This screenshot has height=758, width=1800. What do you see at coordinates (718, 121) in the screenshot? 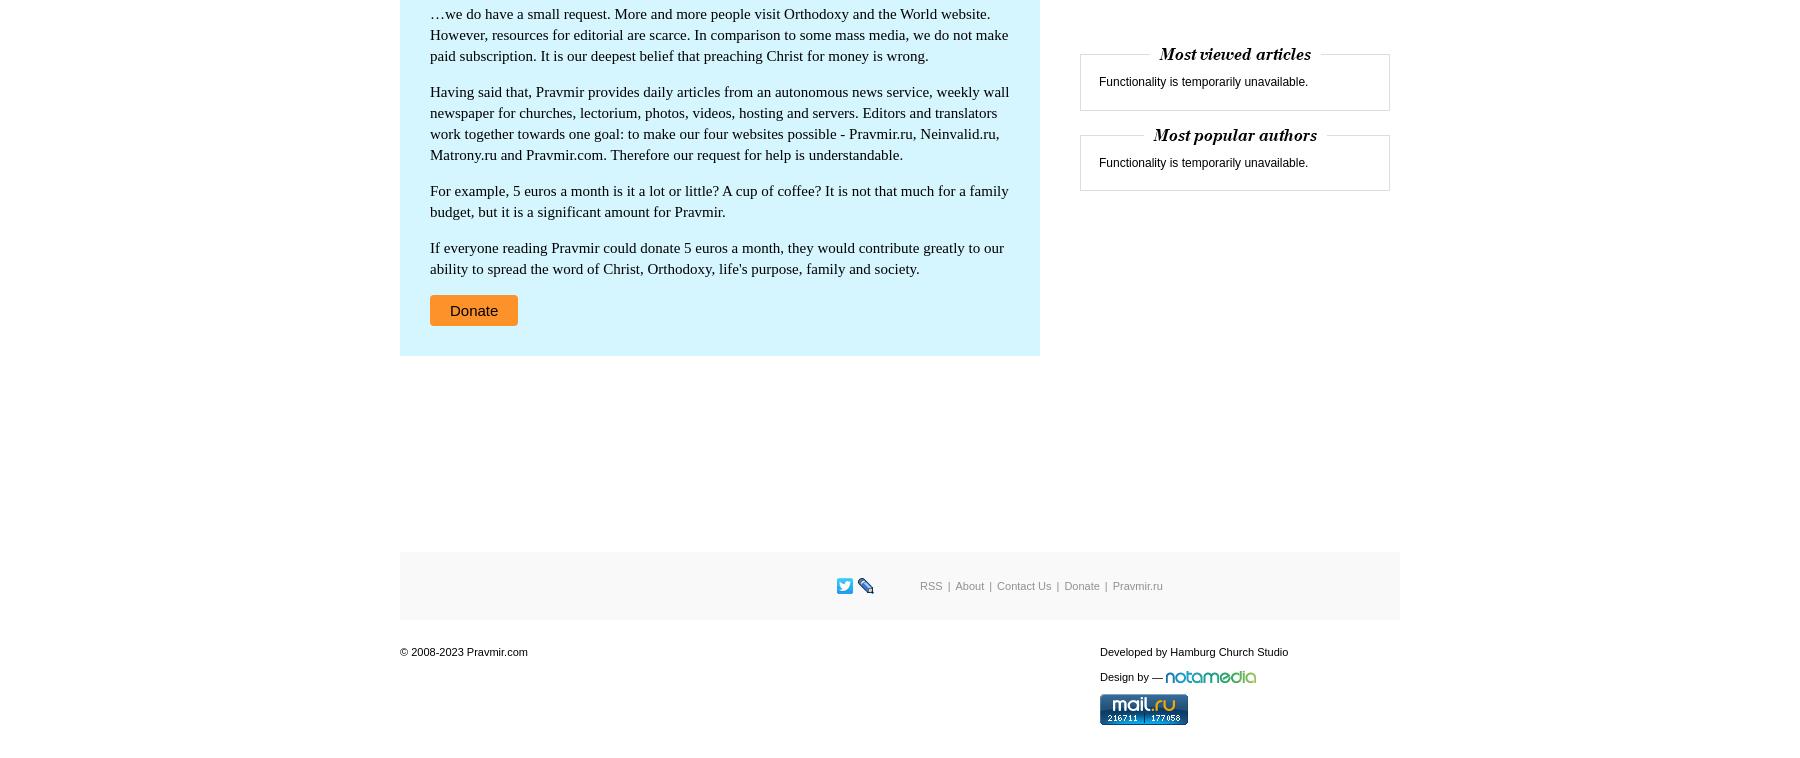
I see `'Having said that, Pravmir provides daily articles from an autonomous news service,
			weekly wall newspaper for churches, lectorium, photos, videos, hosting and servers.
			Editors and translators work together towards one goal: to make our four websites possible -
			Pravmir.ru, Neinvalid.ru, Matrony.ru and Pravmir.com. Therefore our request for help is understandable.'` at bounding box center [718, 121].